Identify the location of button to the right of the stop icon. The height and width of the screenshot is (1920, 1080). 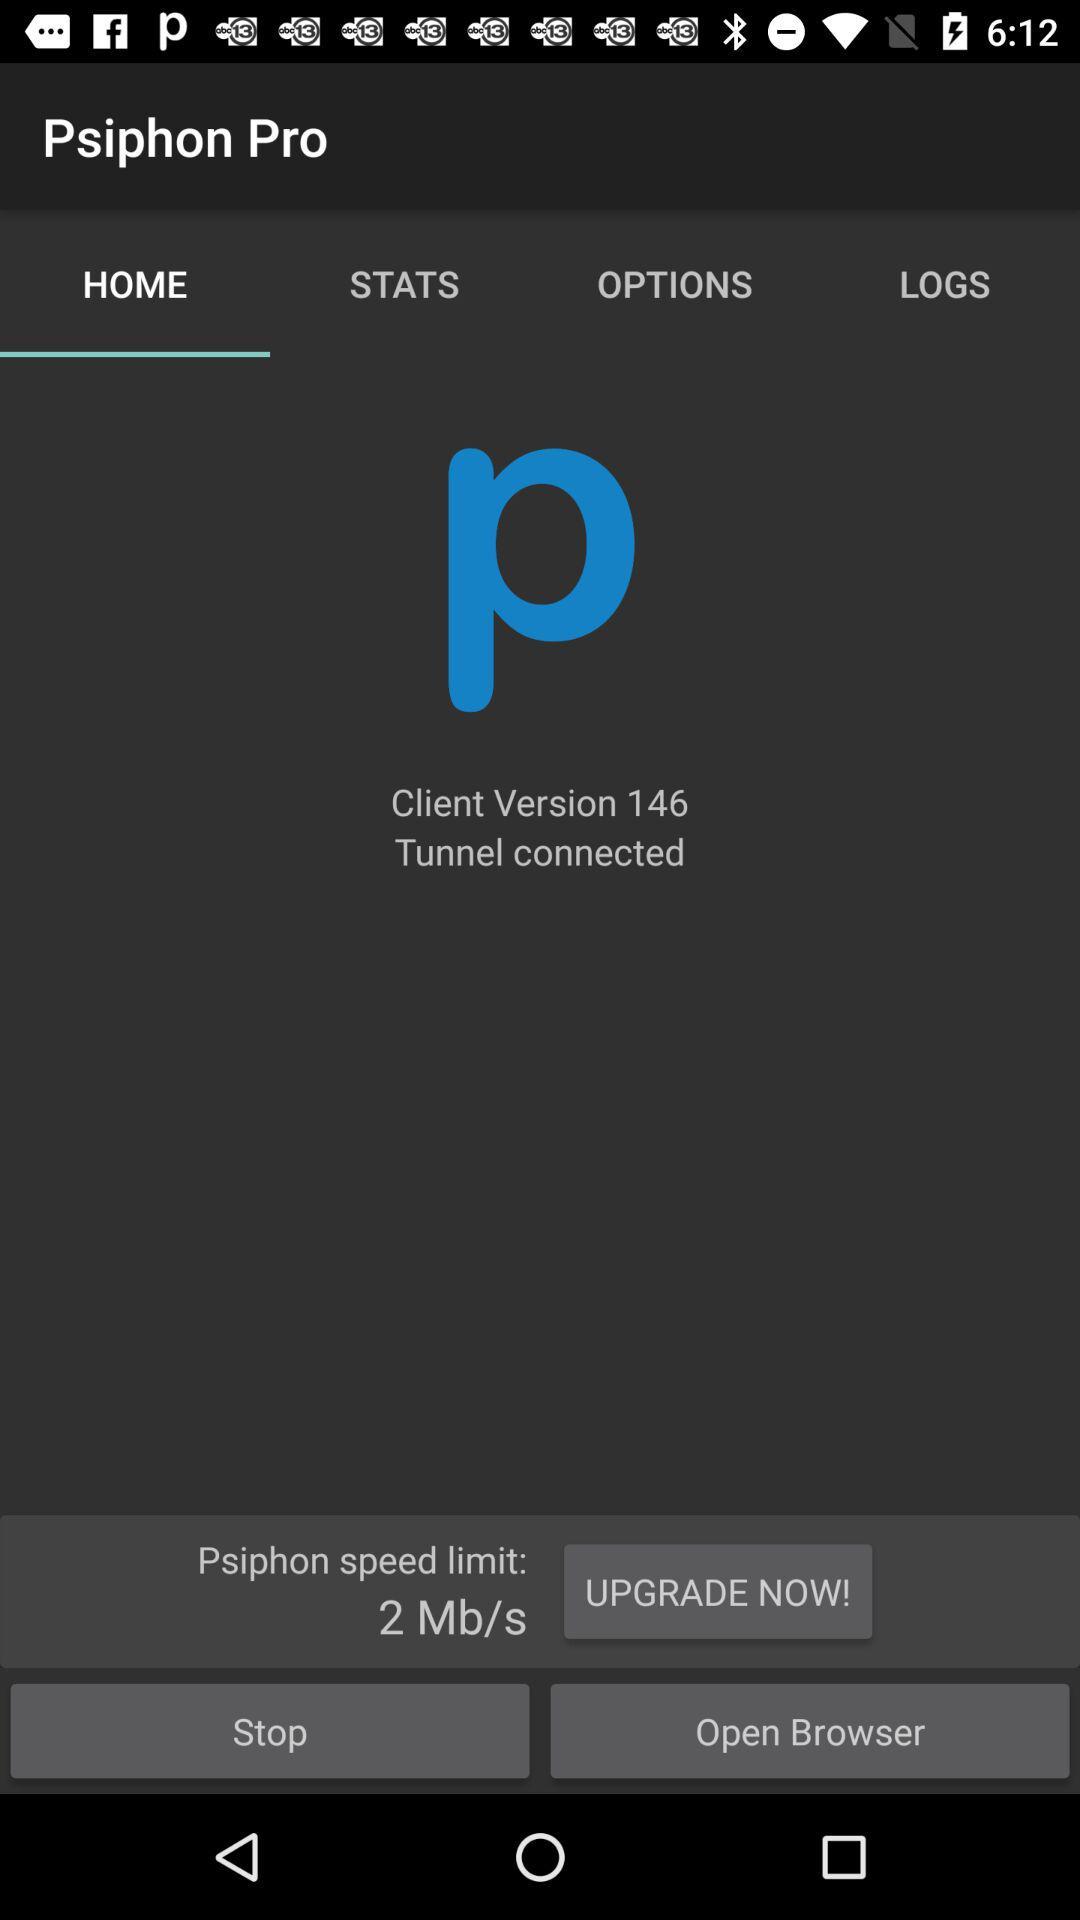
(717, 1590).